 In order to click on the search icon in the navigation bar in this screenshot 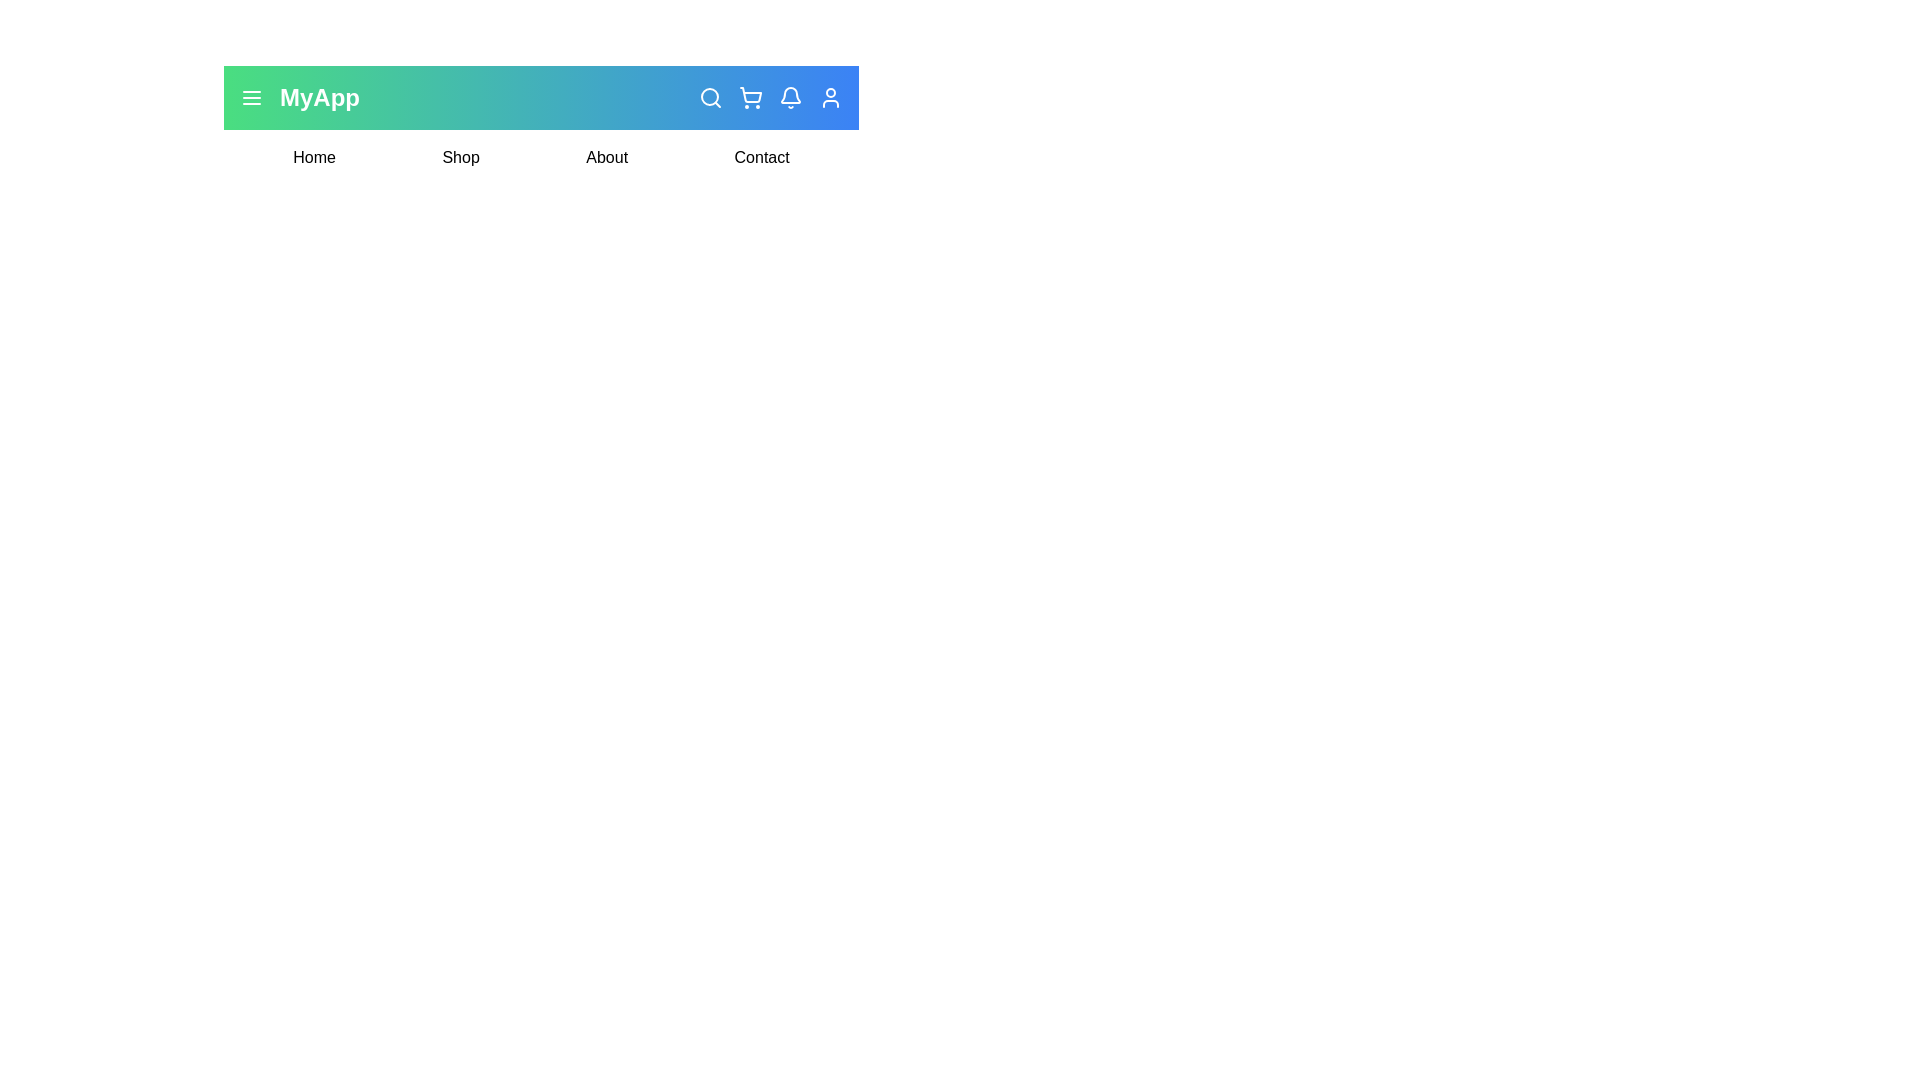, I will do `click(710, 97)`.